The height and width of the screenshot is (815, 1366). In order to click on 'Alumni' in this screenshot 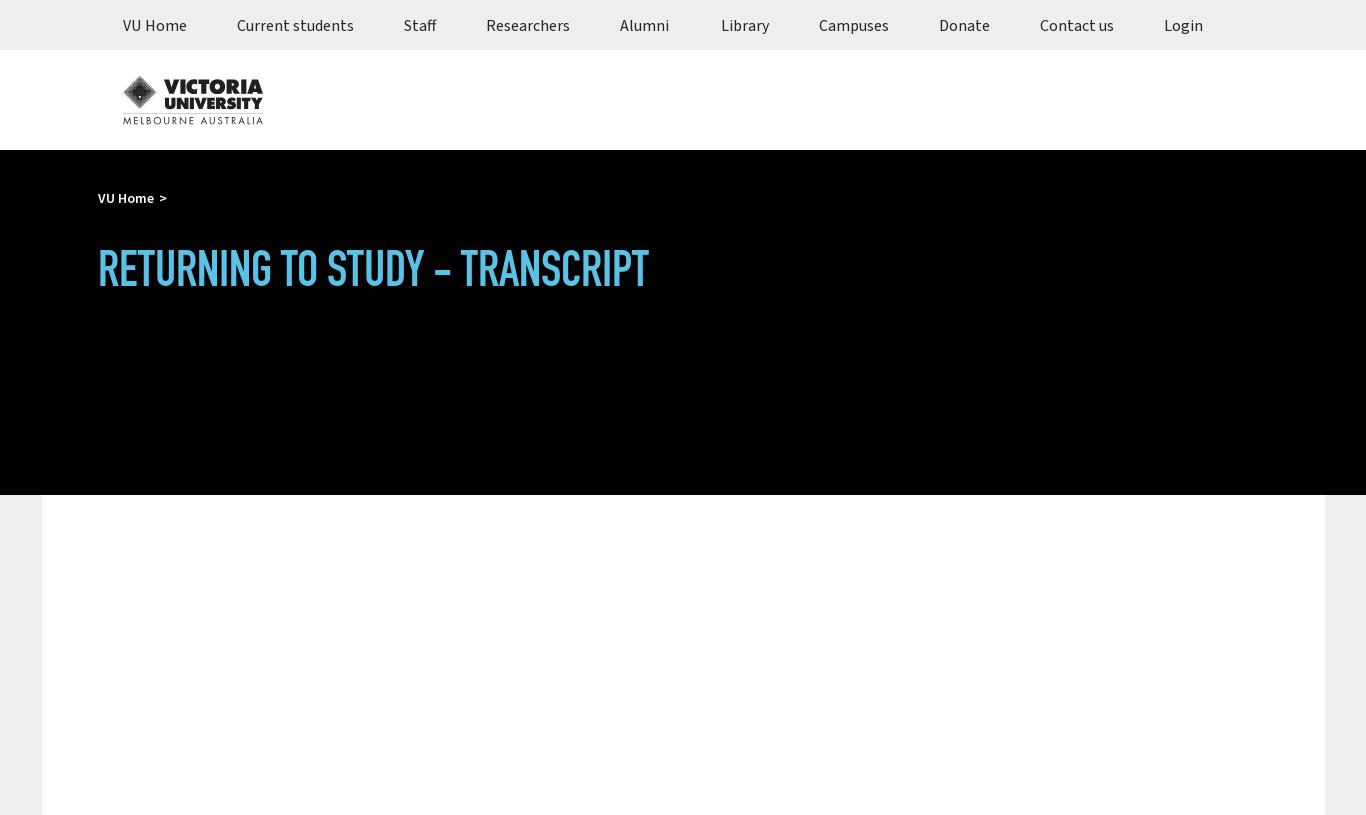, I will do `click(643, 24)`.